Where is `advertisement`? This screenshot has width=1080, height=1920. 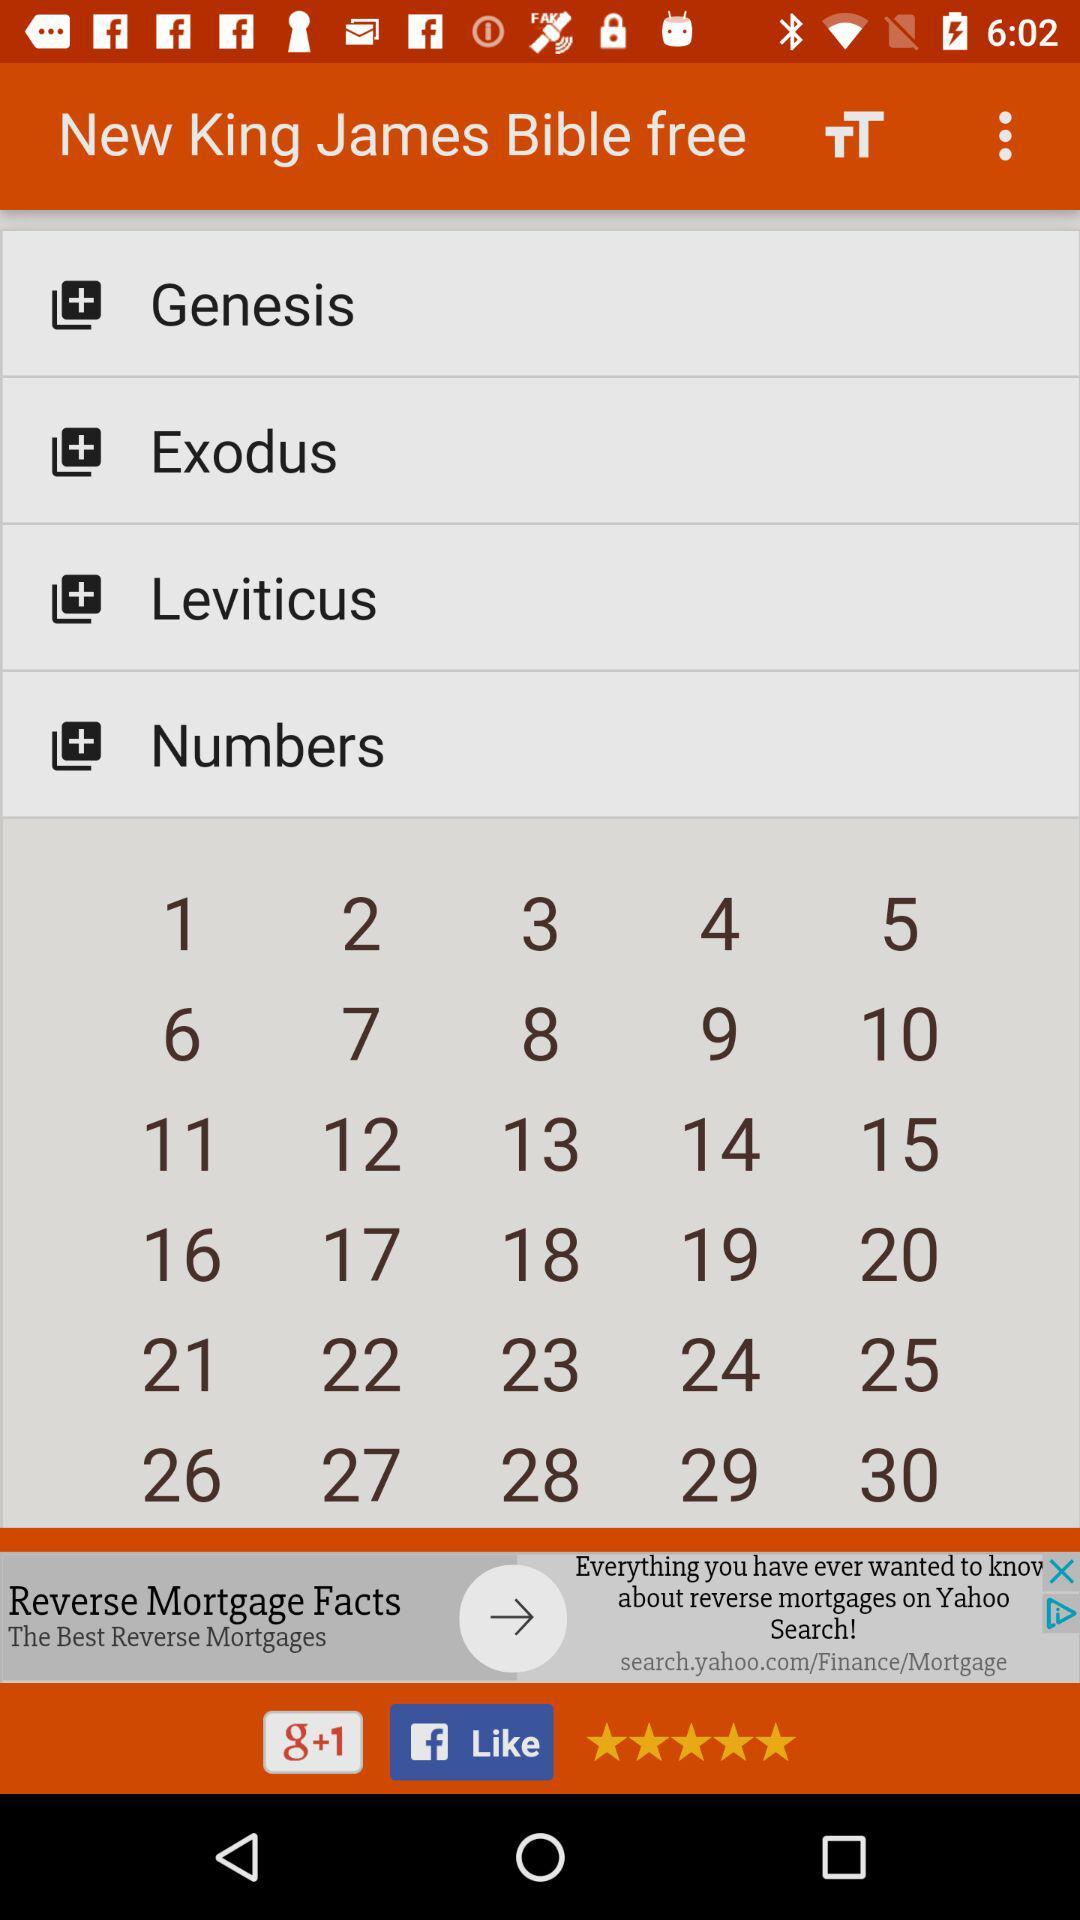
advertisement is located at coordinates (540, 1617).